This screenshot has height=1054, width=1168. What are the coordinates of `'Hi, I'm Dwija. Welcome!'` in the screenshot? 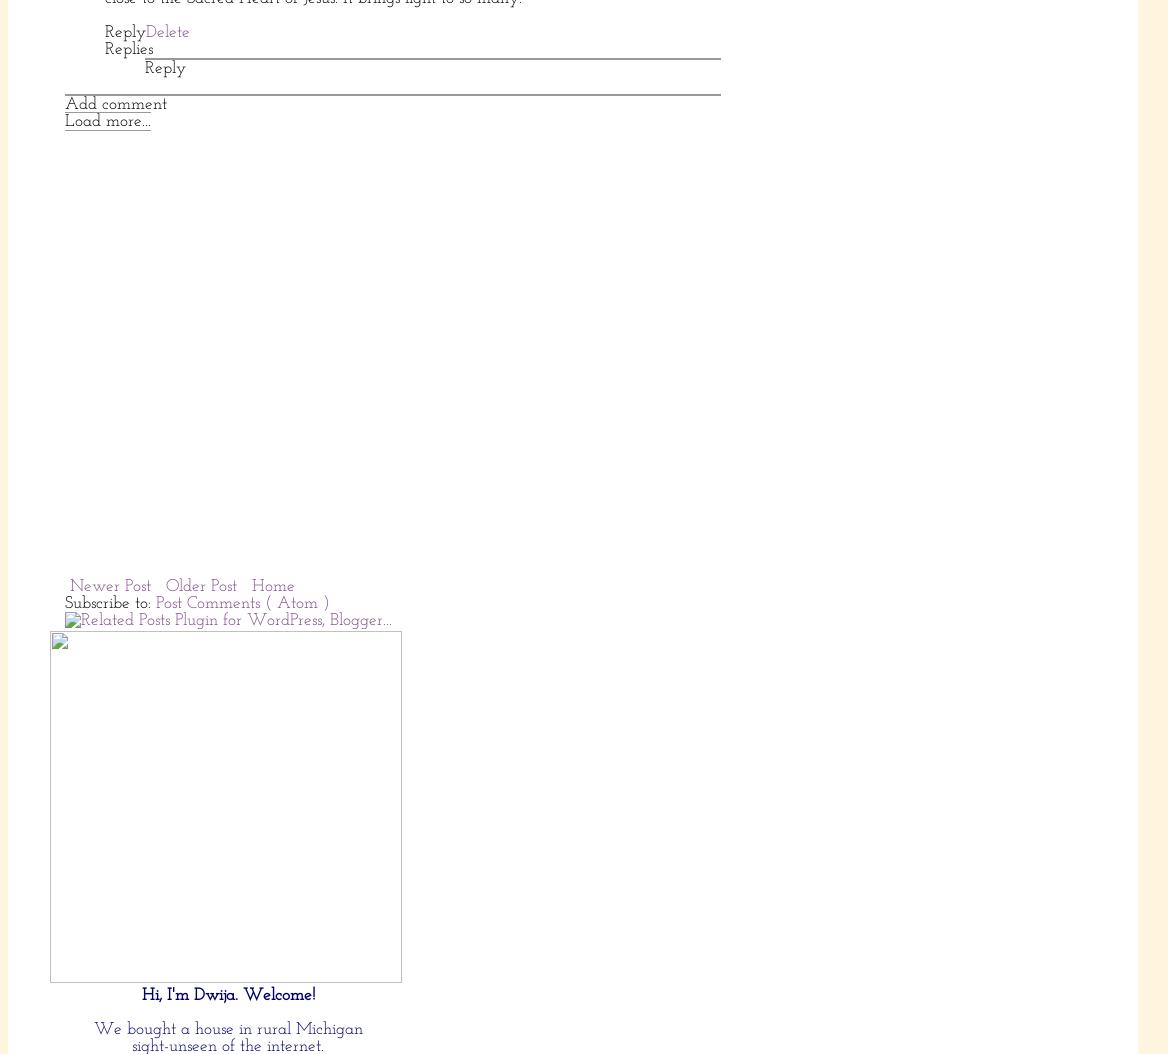 It's located at (226, 994).